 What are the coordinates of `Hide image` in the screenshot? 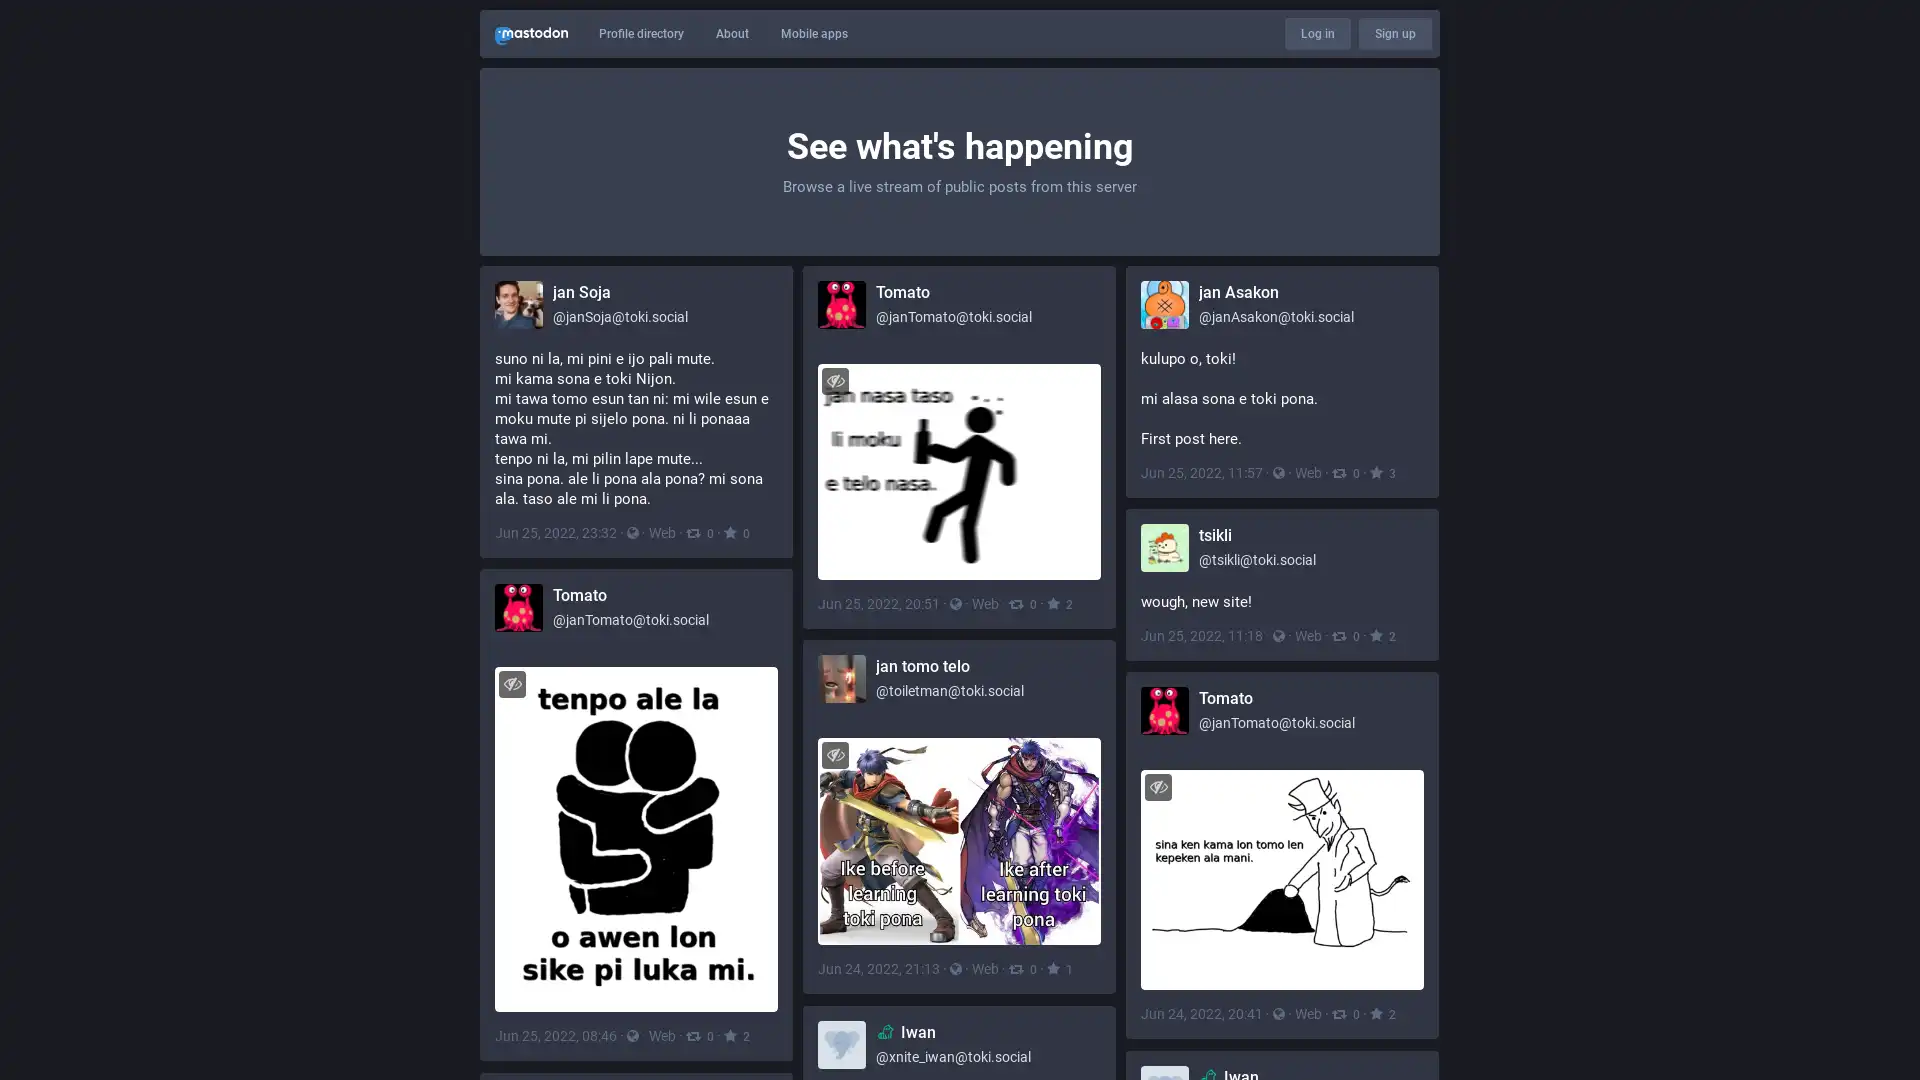 It's located at (835, 380).